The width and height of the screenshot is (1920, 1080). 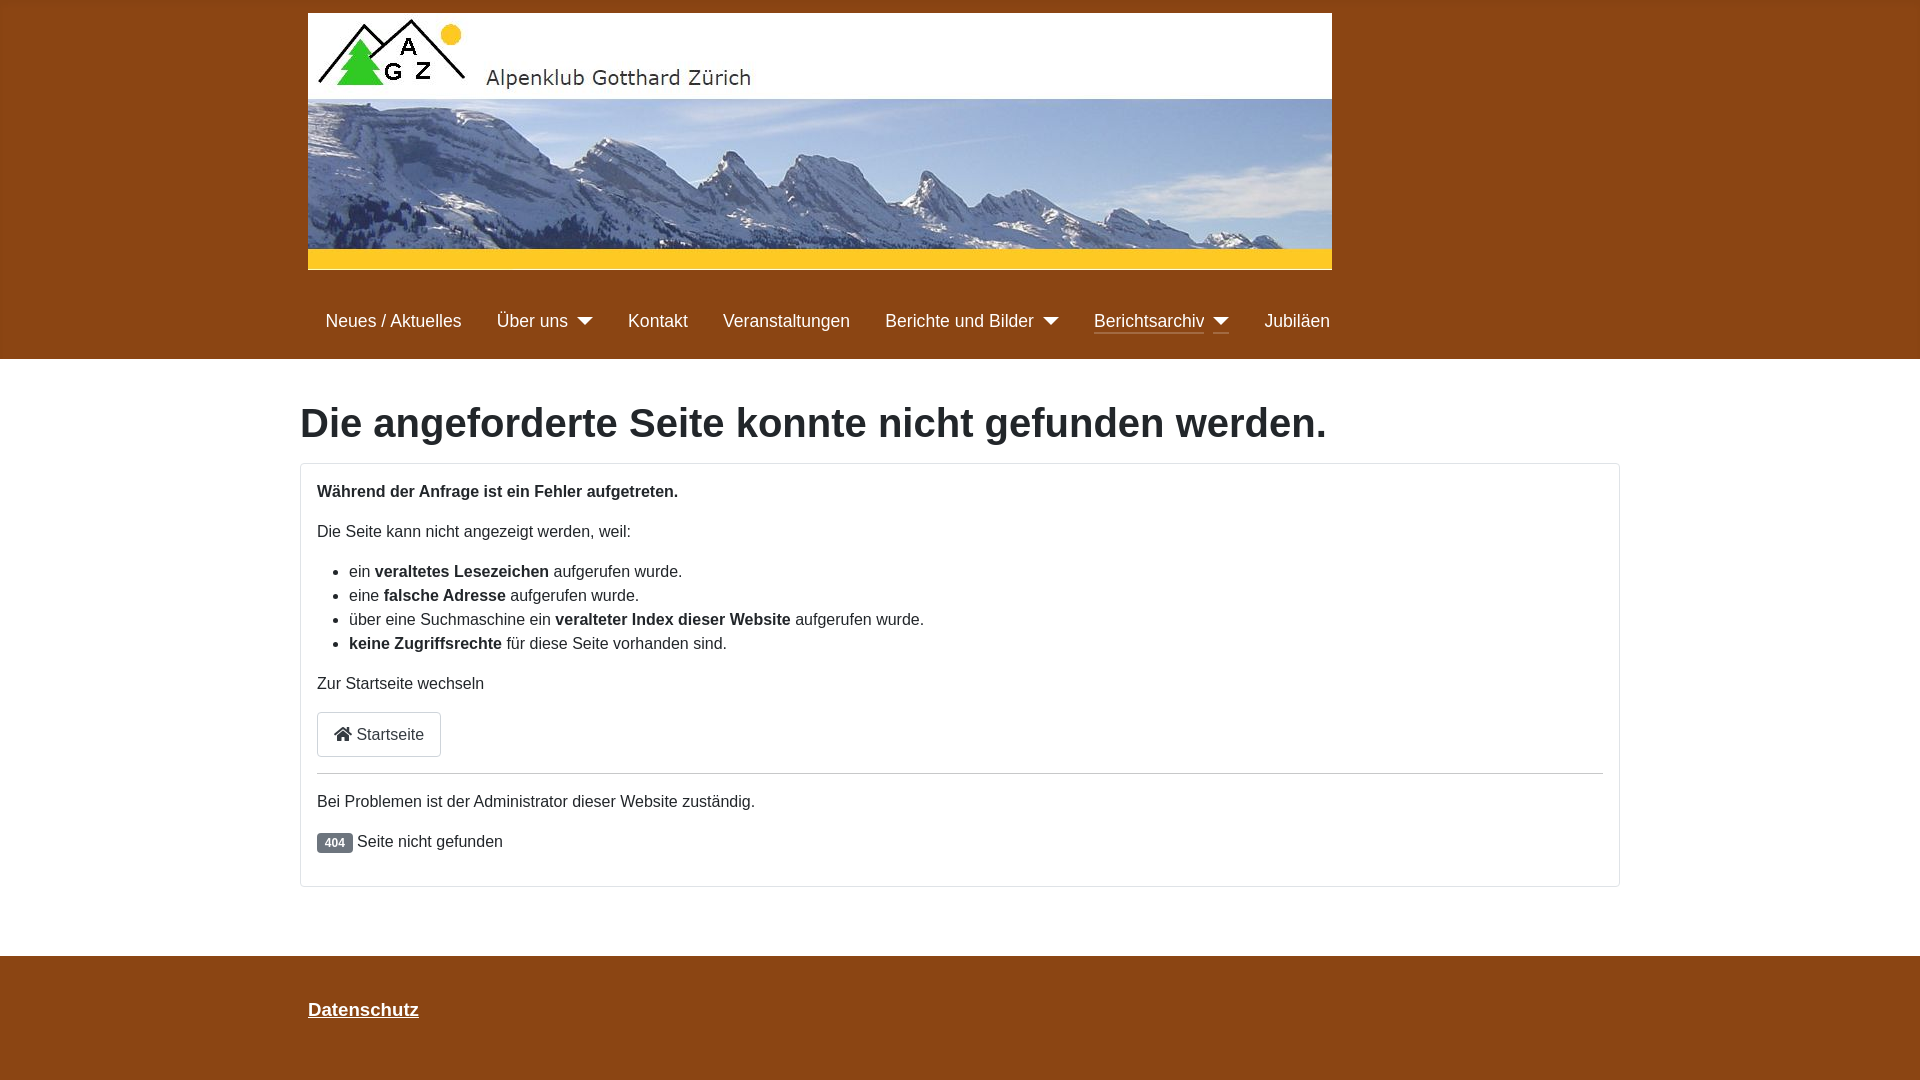 I want to click on 'Neues / Aktuelles', so click(x=393, y=319).